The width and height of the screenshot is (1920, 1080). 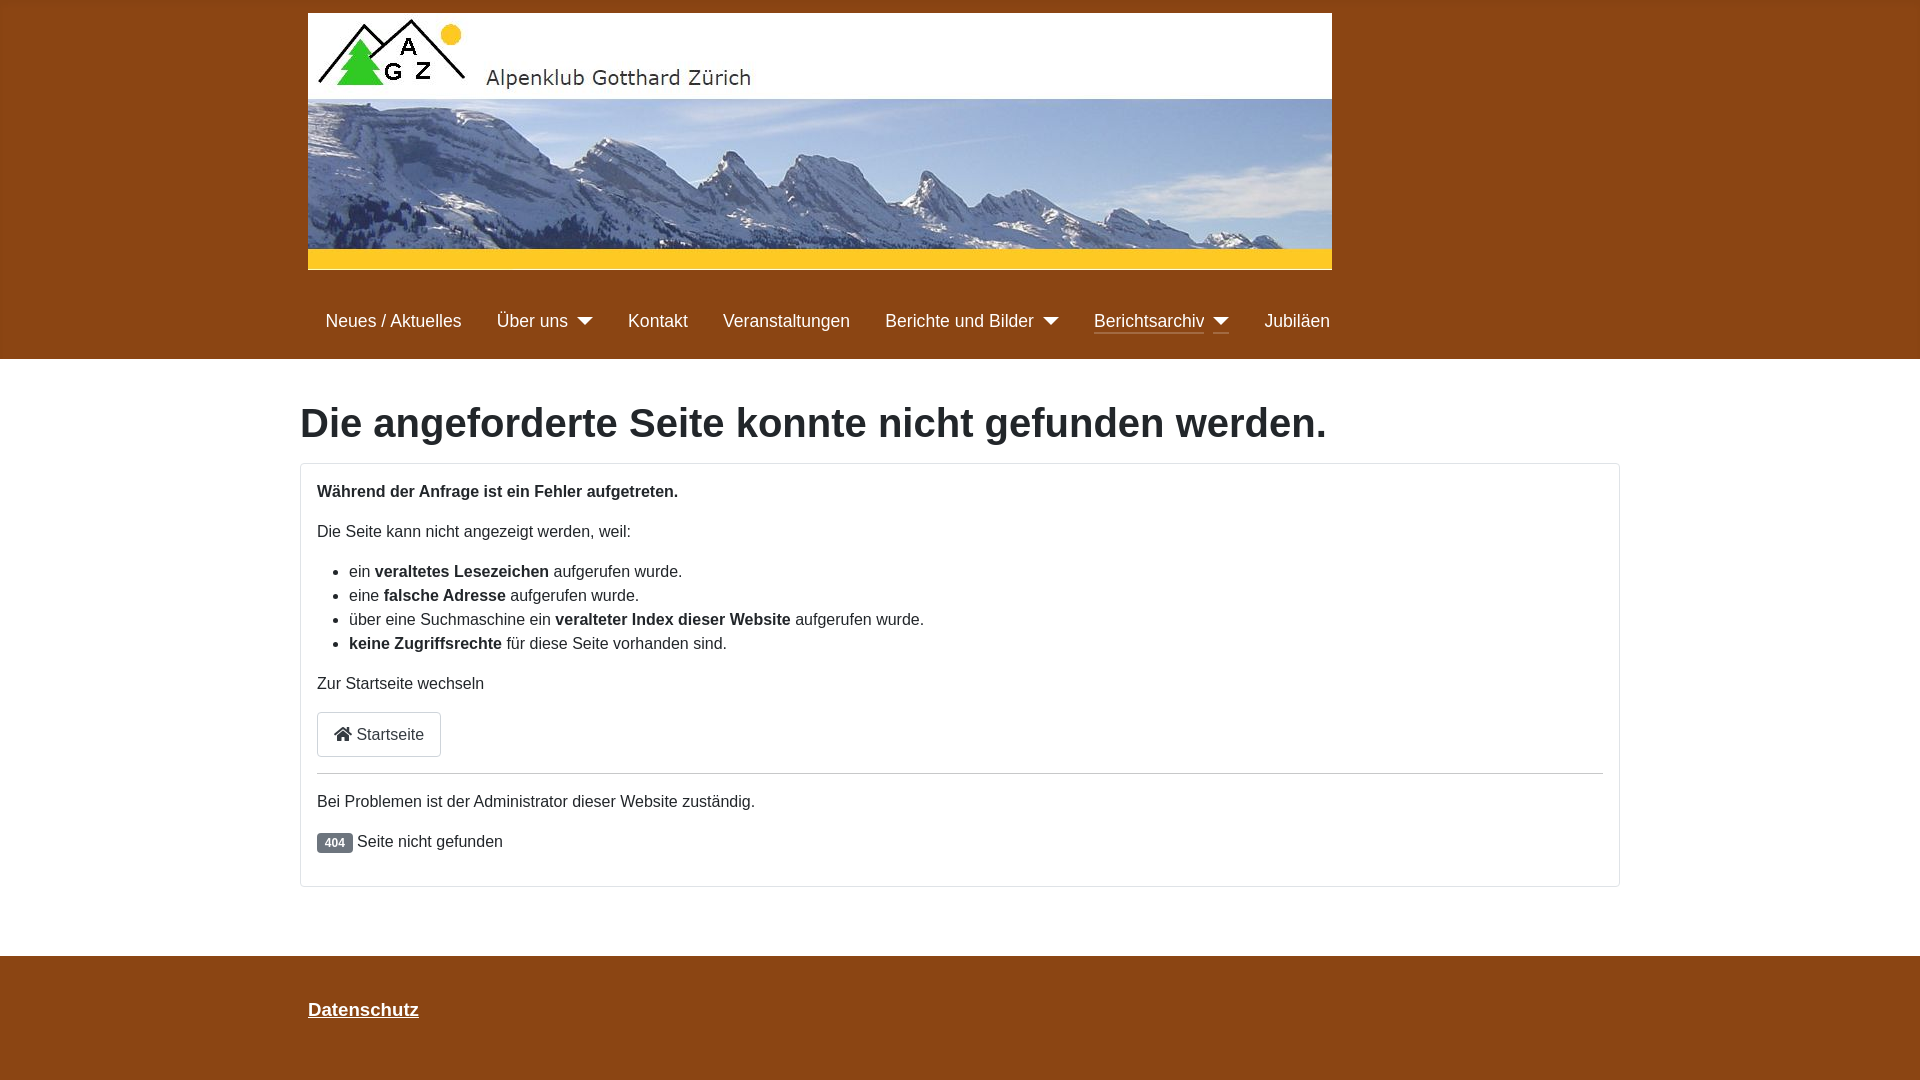 I want to click on 'Neues / Aktuelles', so click(x=393, y=319).